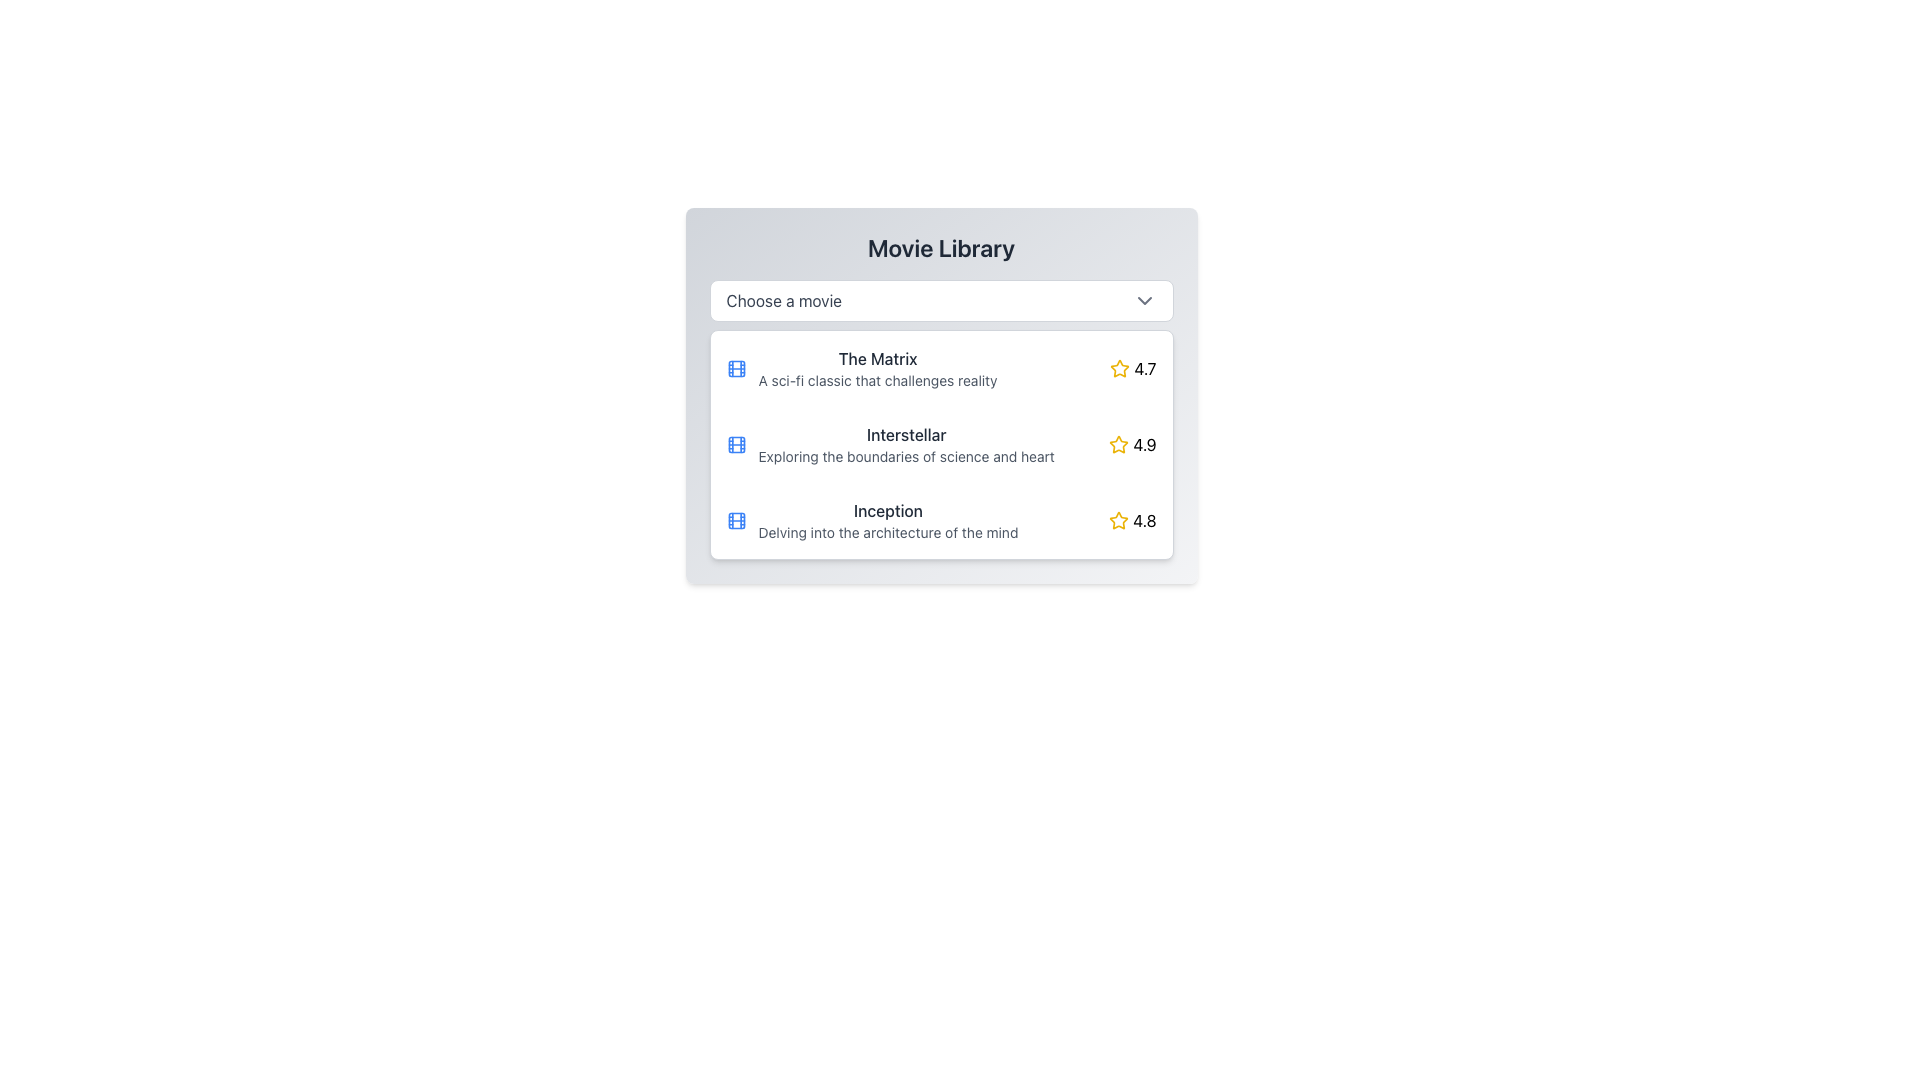 This screenshot has width=1920, height=1080. I want to click on text element that provides a brief description or tag-line for the movie 'Inception', located below the title and above the next text element, so click(887, 531).